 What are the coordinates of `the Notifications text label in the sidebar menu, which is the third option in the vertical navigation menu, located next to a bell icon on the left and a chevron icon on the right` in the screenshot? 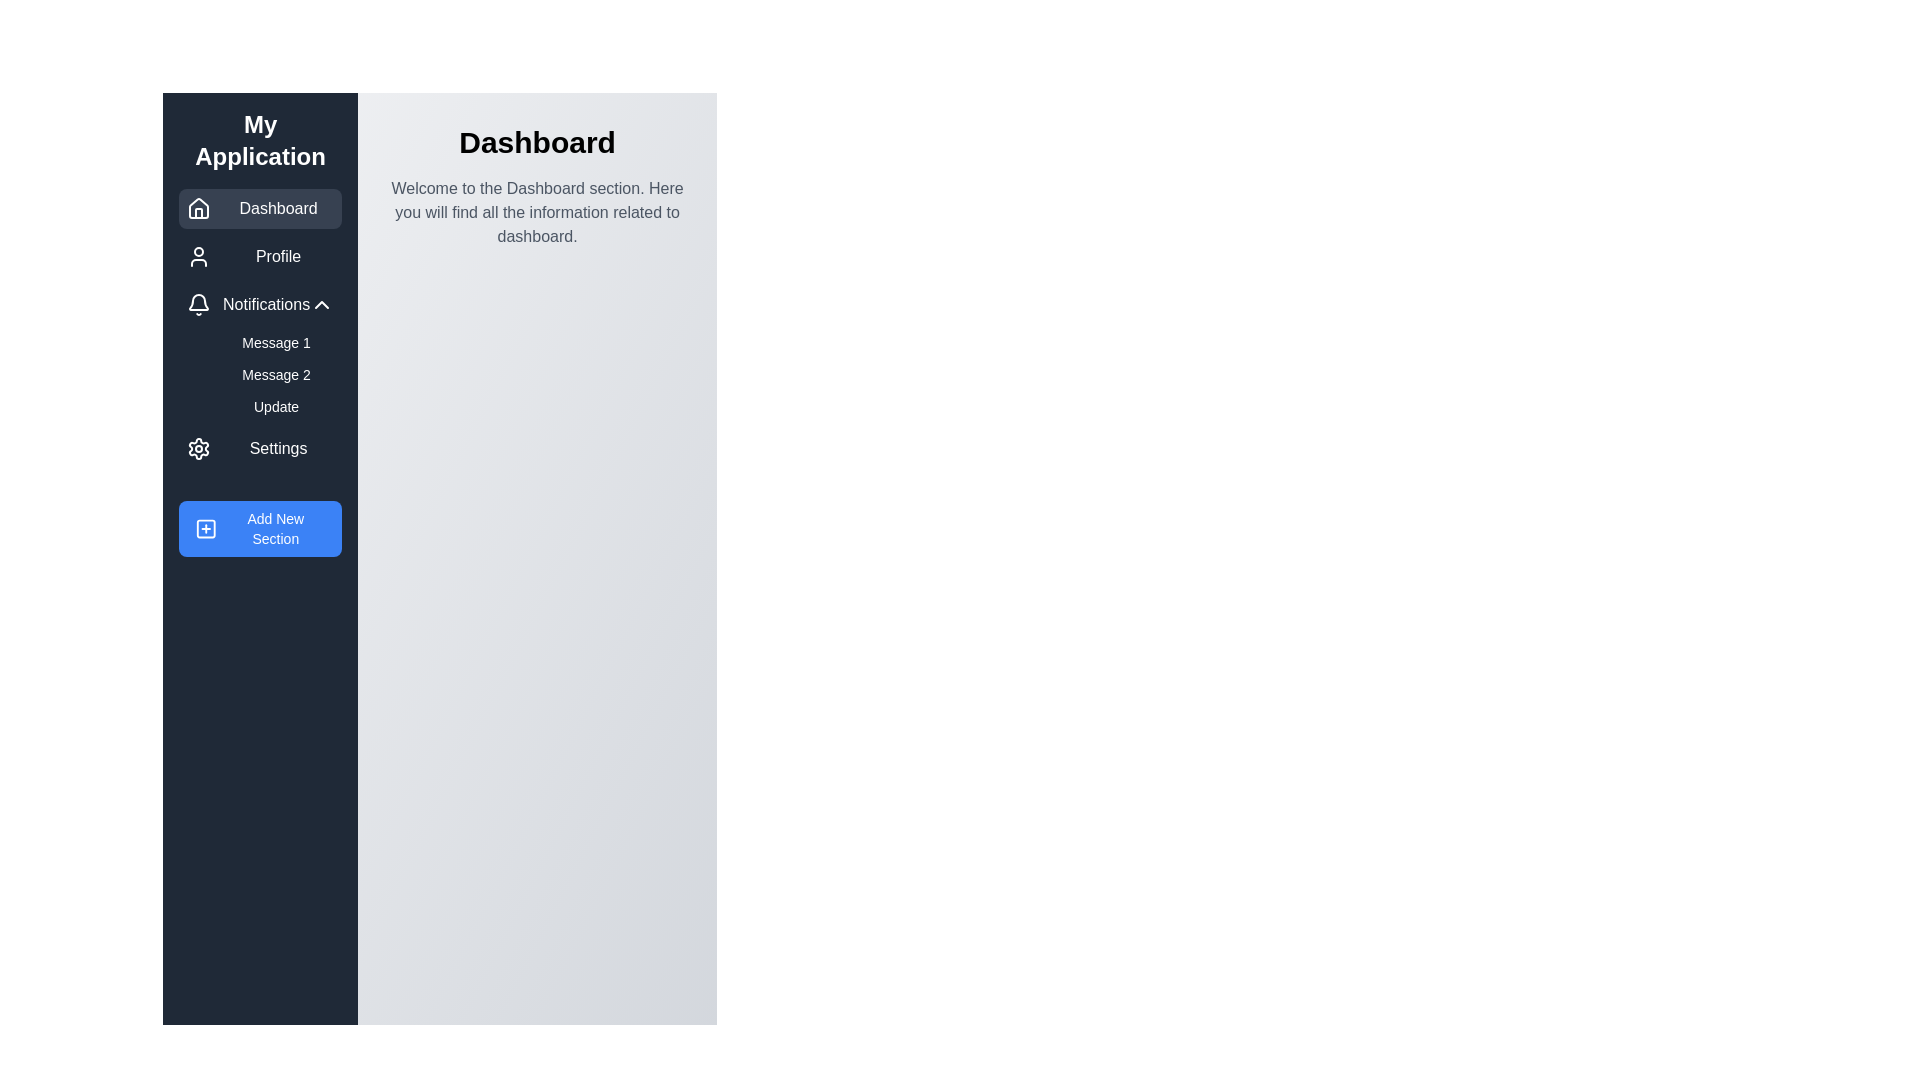 It's located at (265, 304).